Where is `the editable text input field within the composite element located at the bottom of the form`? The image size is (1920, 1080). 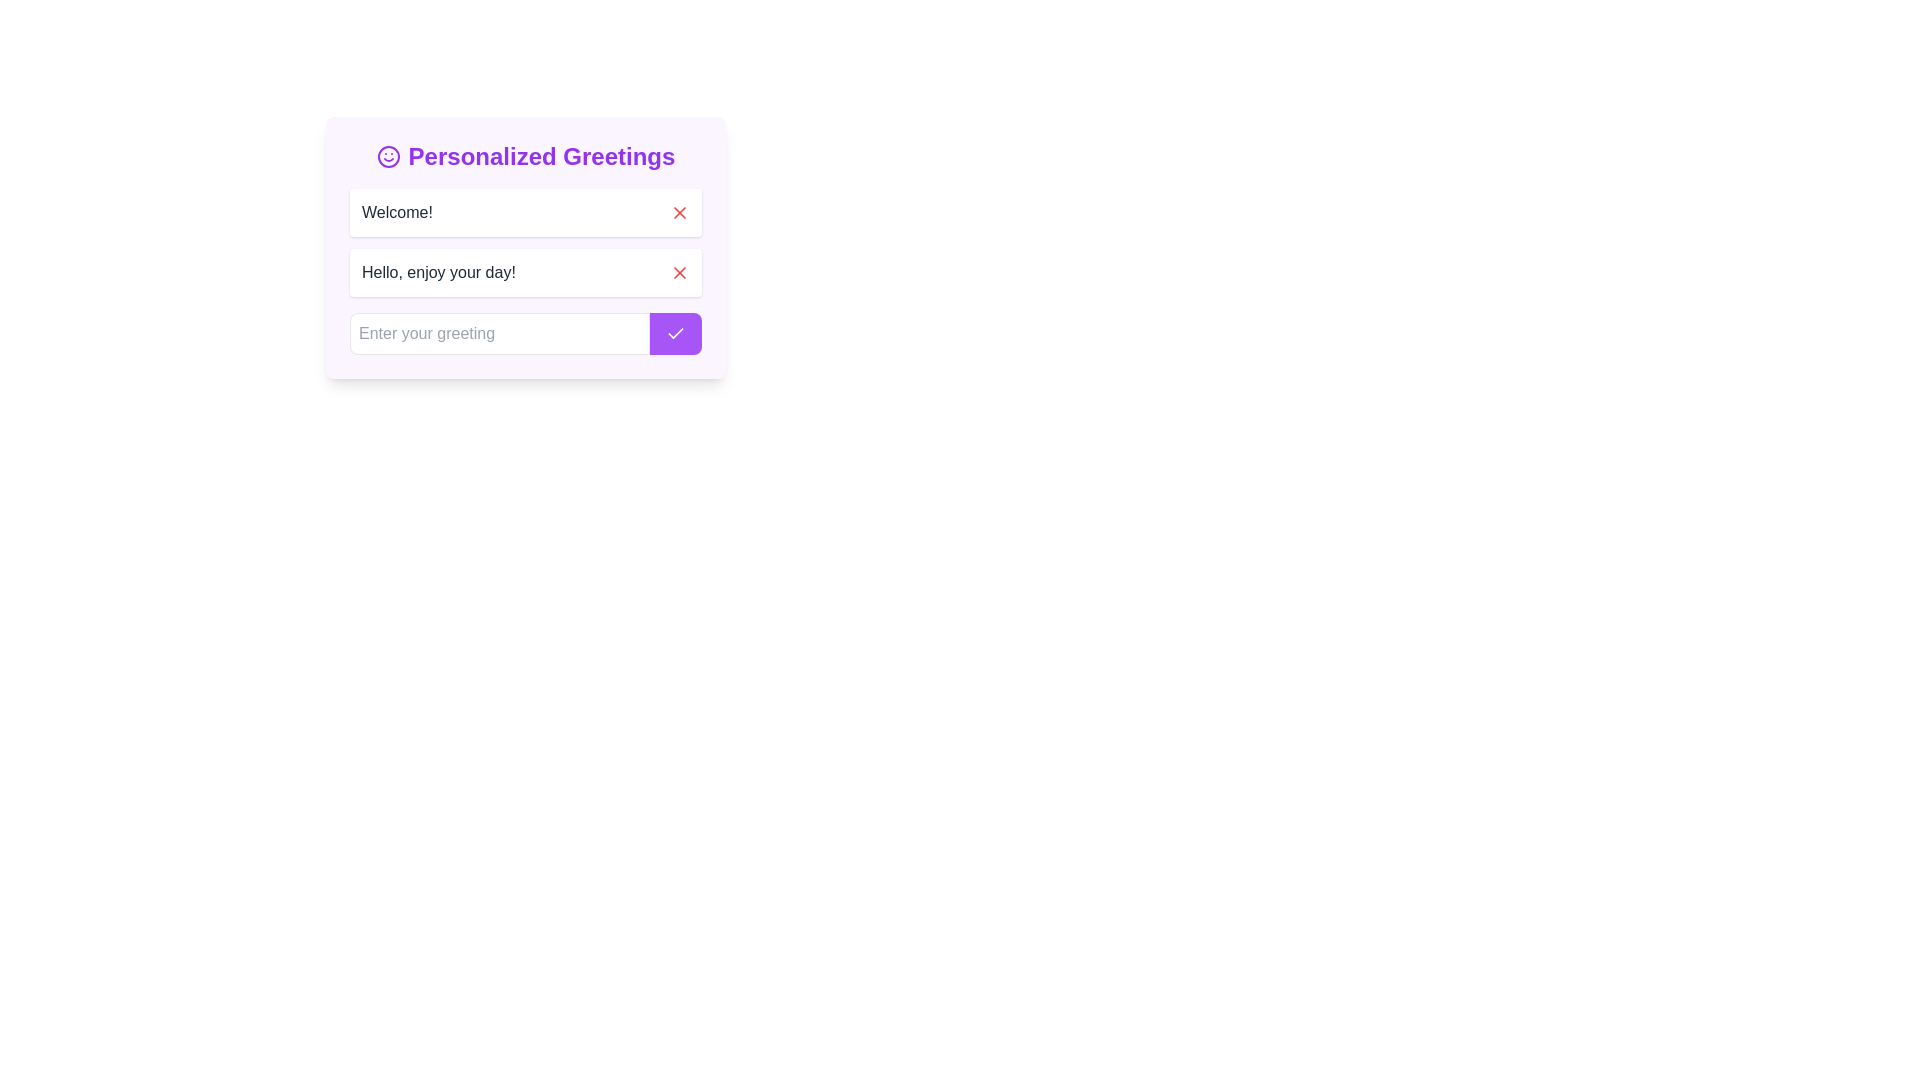
the editable text input field within the composite element located at the bottom of the form is located at coordinates (526, 333).